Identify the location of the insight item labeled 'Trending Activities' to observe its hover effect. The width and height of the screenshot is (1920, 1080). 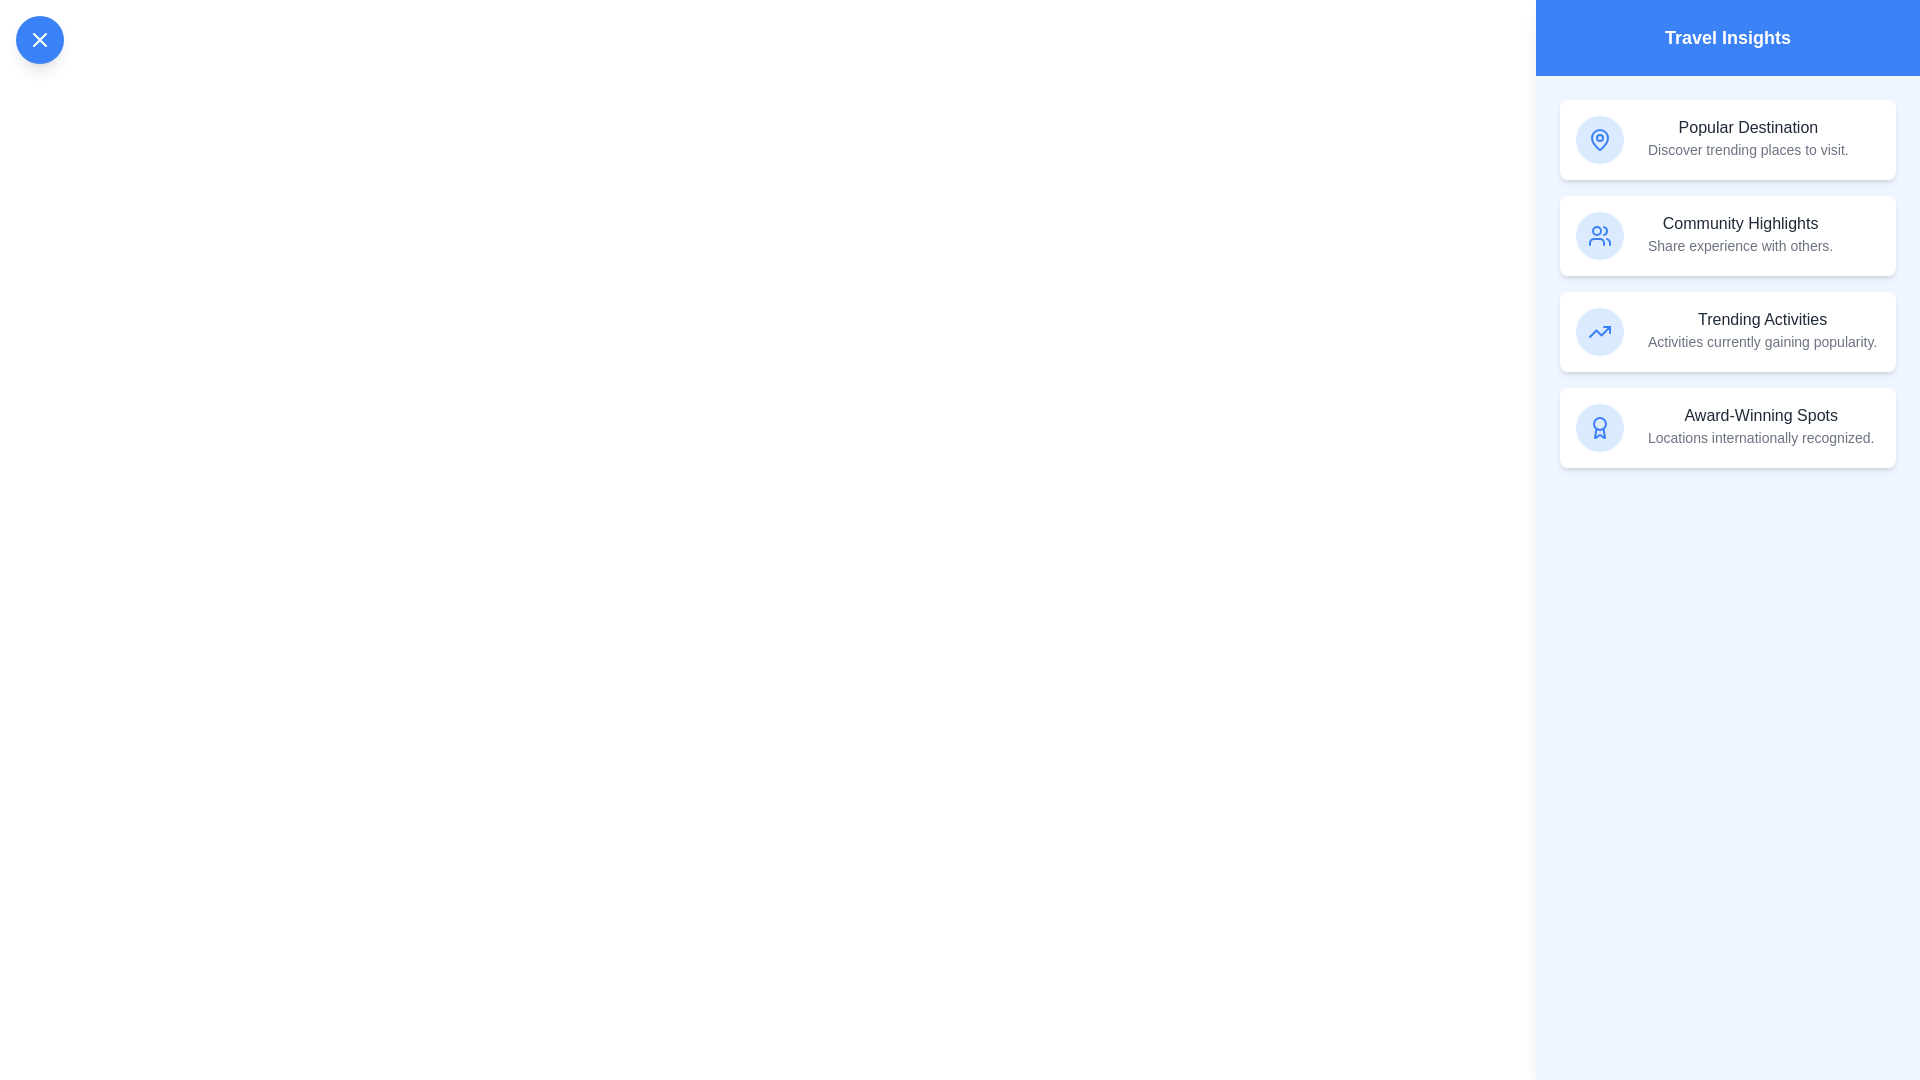
(1727, 330).